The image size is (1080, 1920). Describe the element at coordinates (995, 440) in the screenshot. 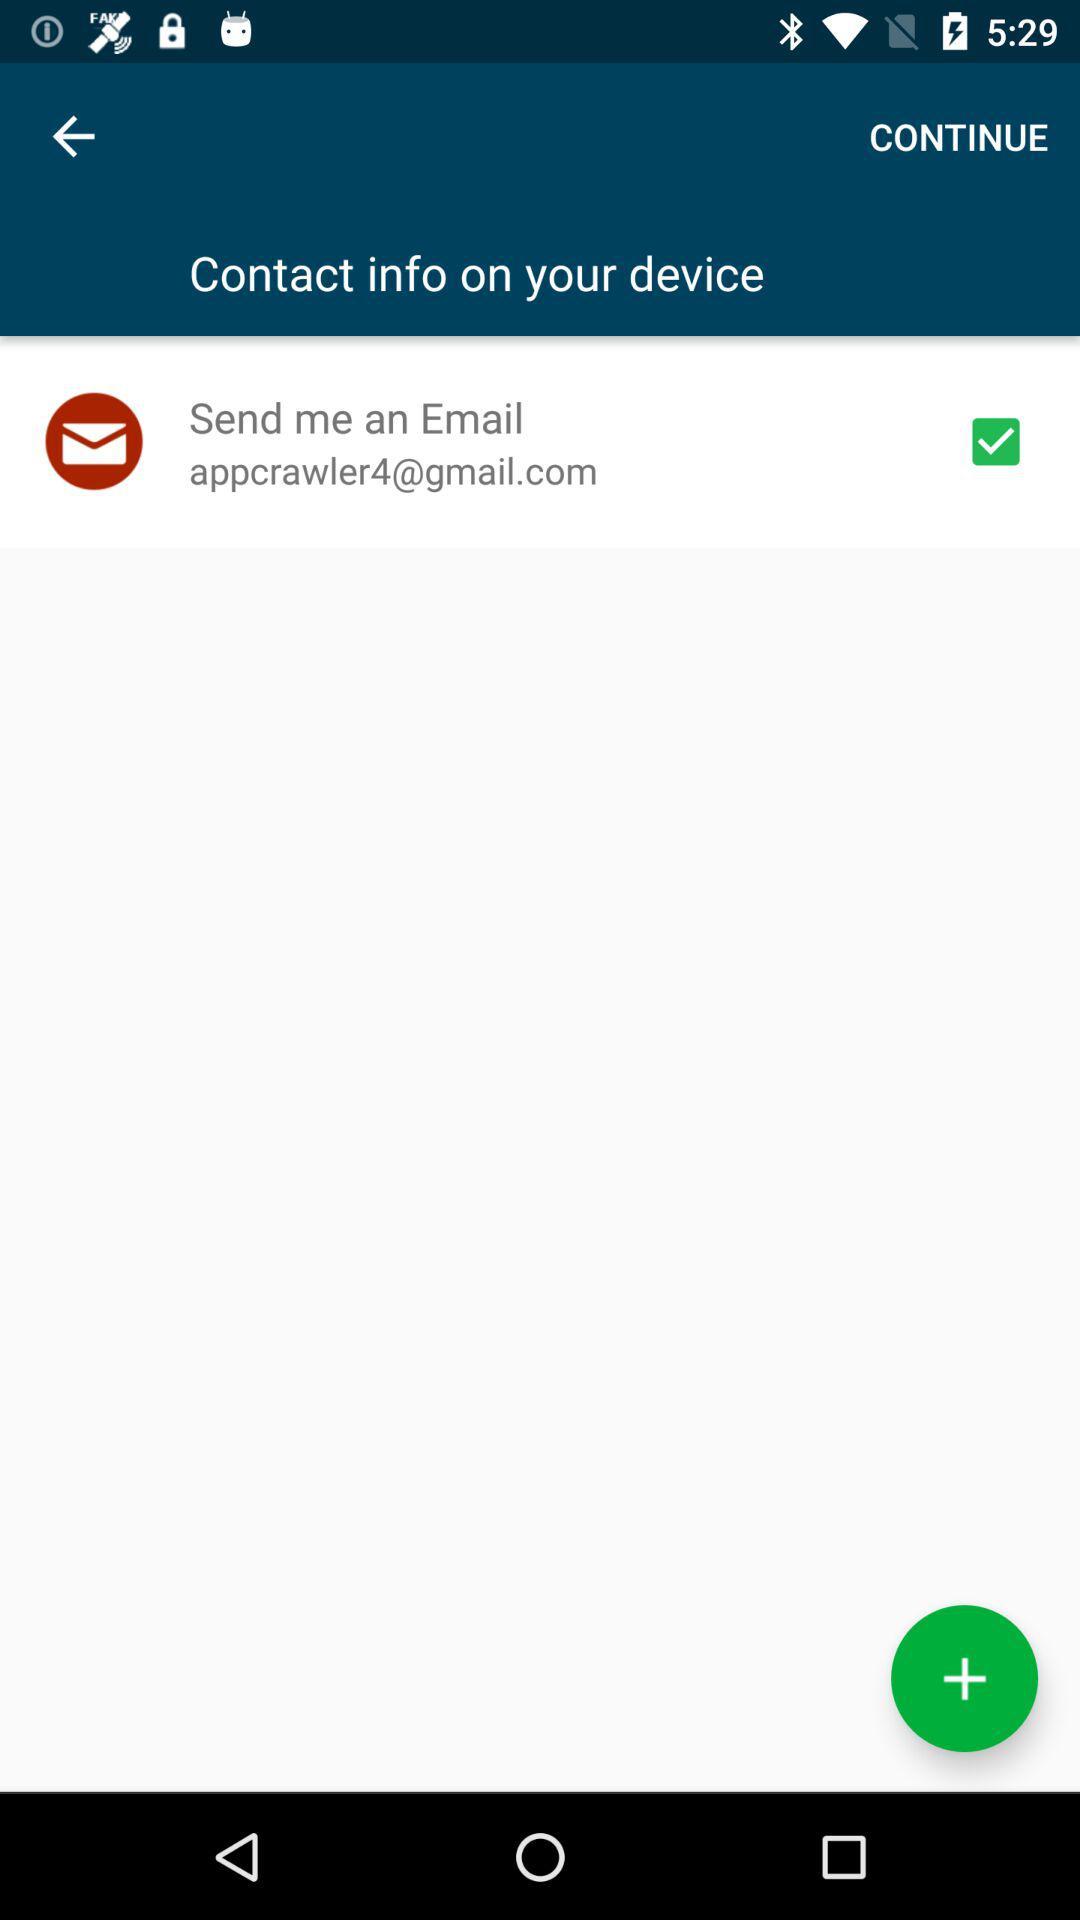

I see `item next to send me an item` at that location.